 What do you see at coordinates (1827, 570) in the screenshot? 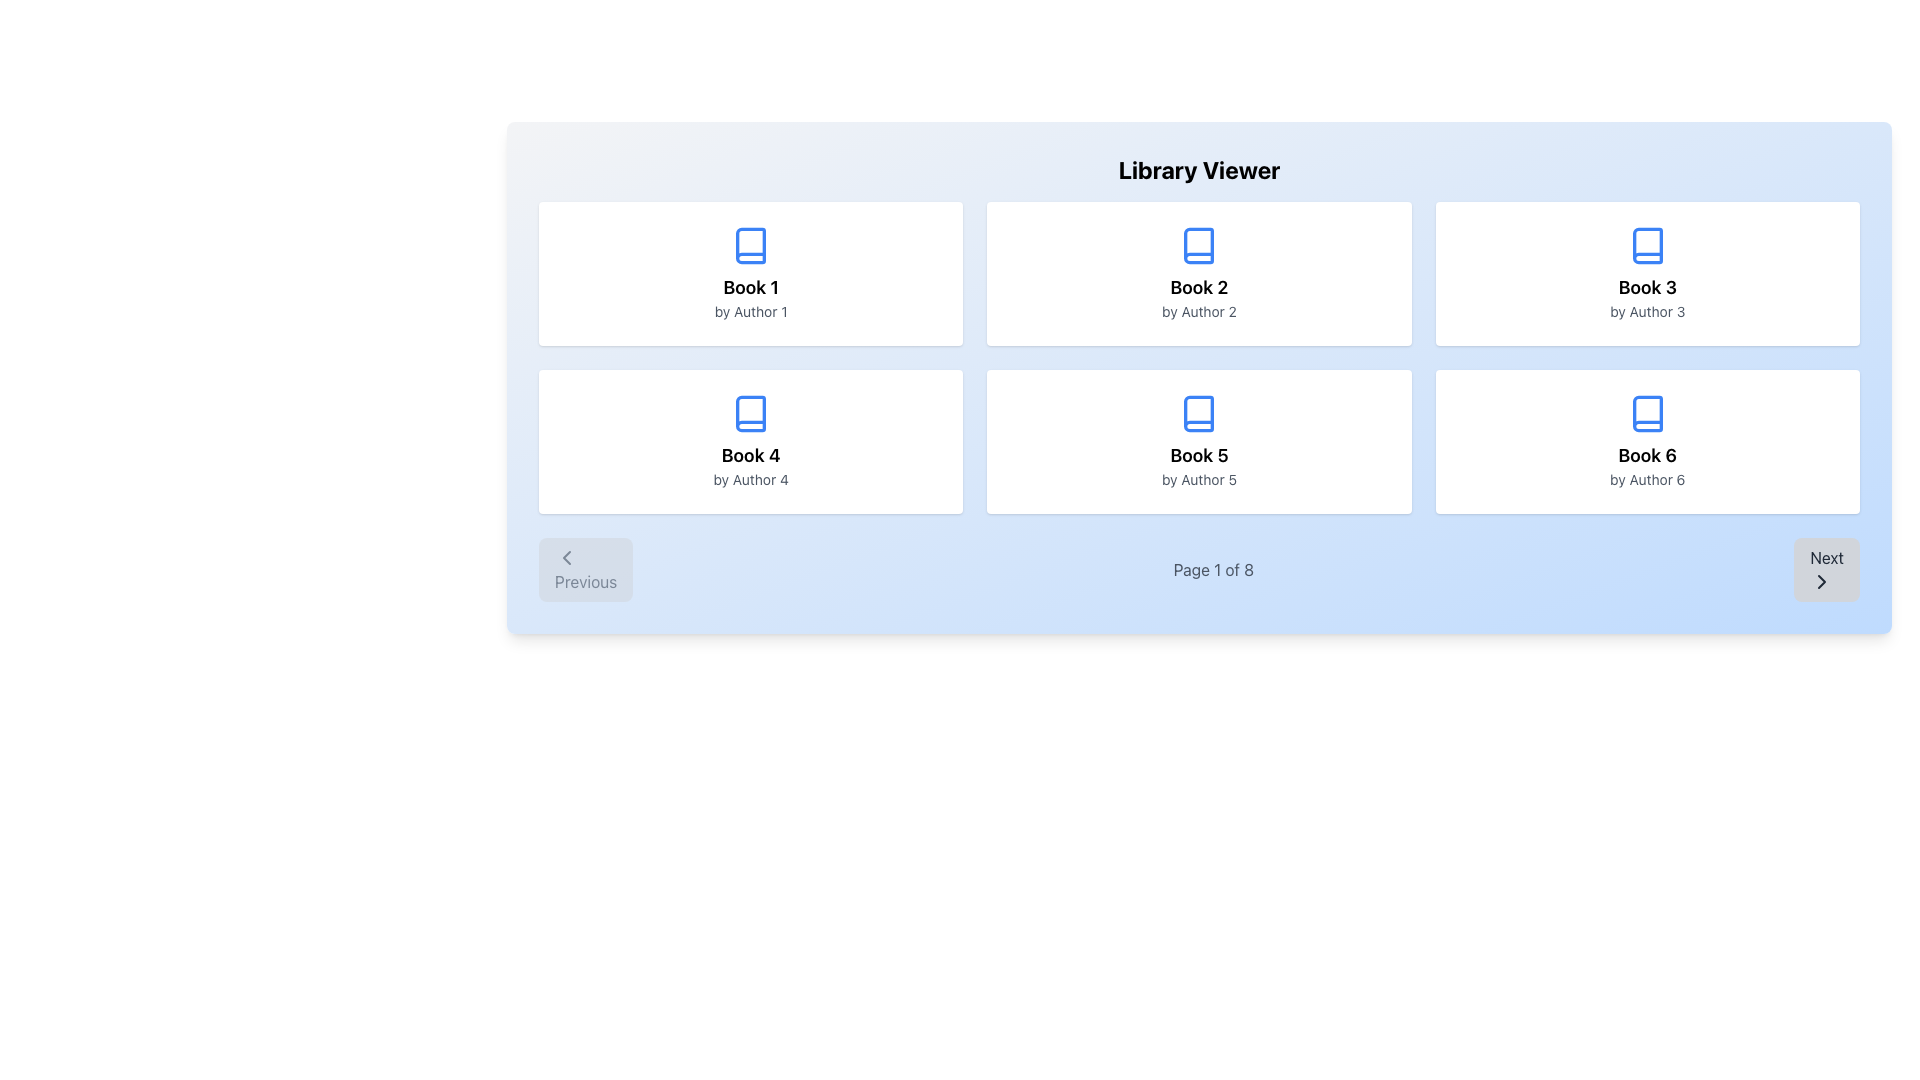
I see `the 'Next' button located at the bottom right corner of the interface` at bounding box center [1827, 570].